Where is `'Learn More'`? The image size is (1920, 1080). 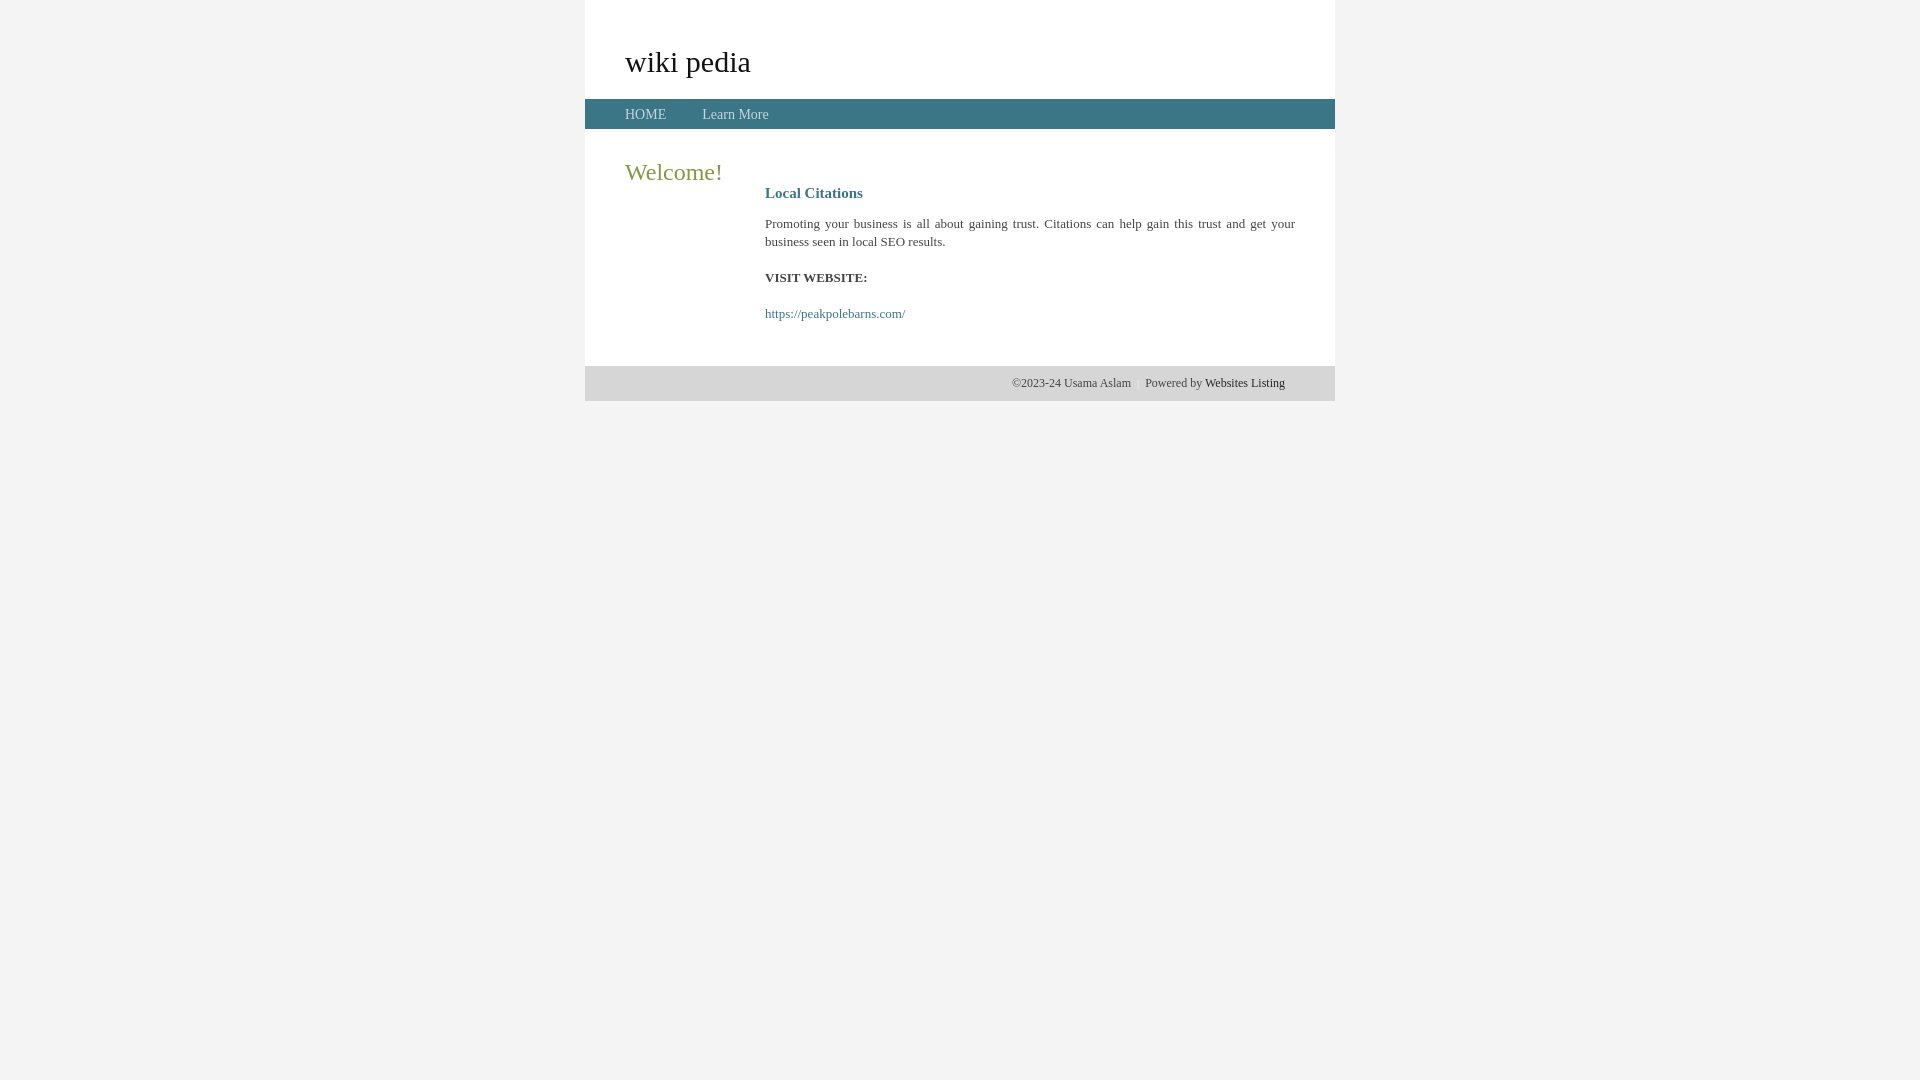
'Learn More' is located at coordinates (733, 114).